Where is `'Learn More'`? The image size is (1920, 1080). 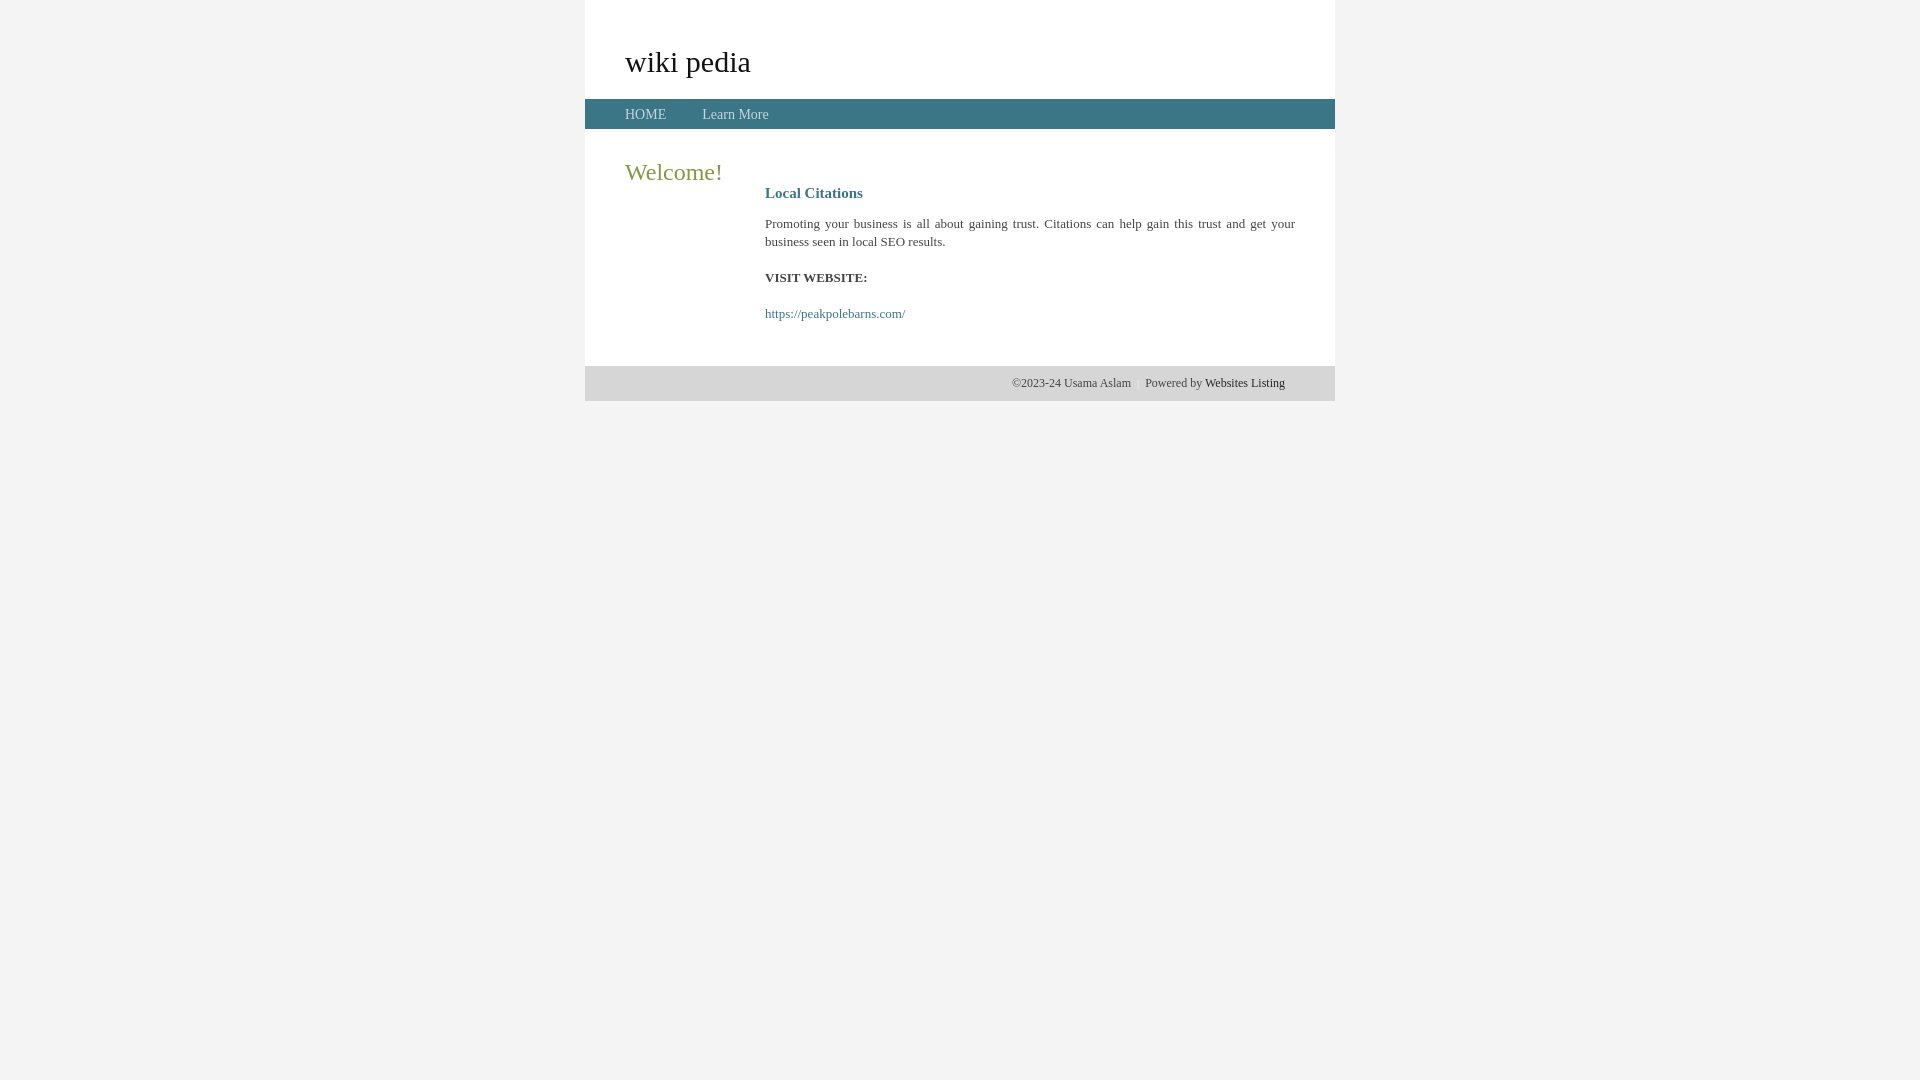
'Learn More' is located at coordinates (733, 114).